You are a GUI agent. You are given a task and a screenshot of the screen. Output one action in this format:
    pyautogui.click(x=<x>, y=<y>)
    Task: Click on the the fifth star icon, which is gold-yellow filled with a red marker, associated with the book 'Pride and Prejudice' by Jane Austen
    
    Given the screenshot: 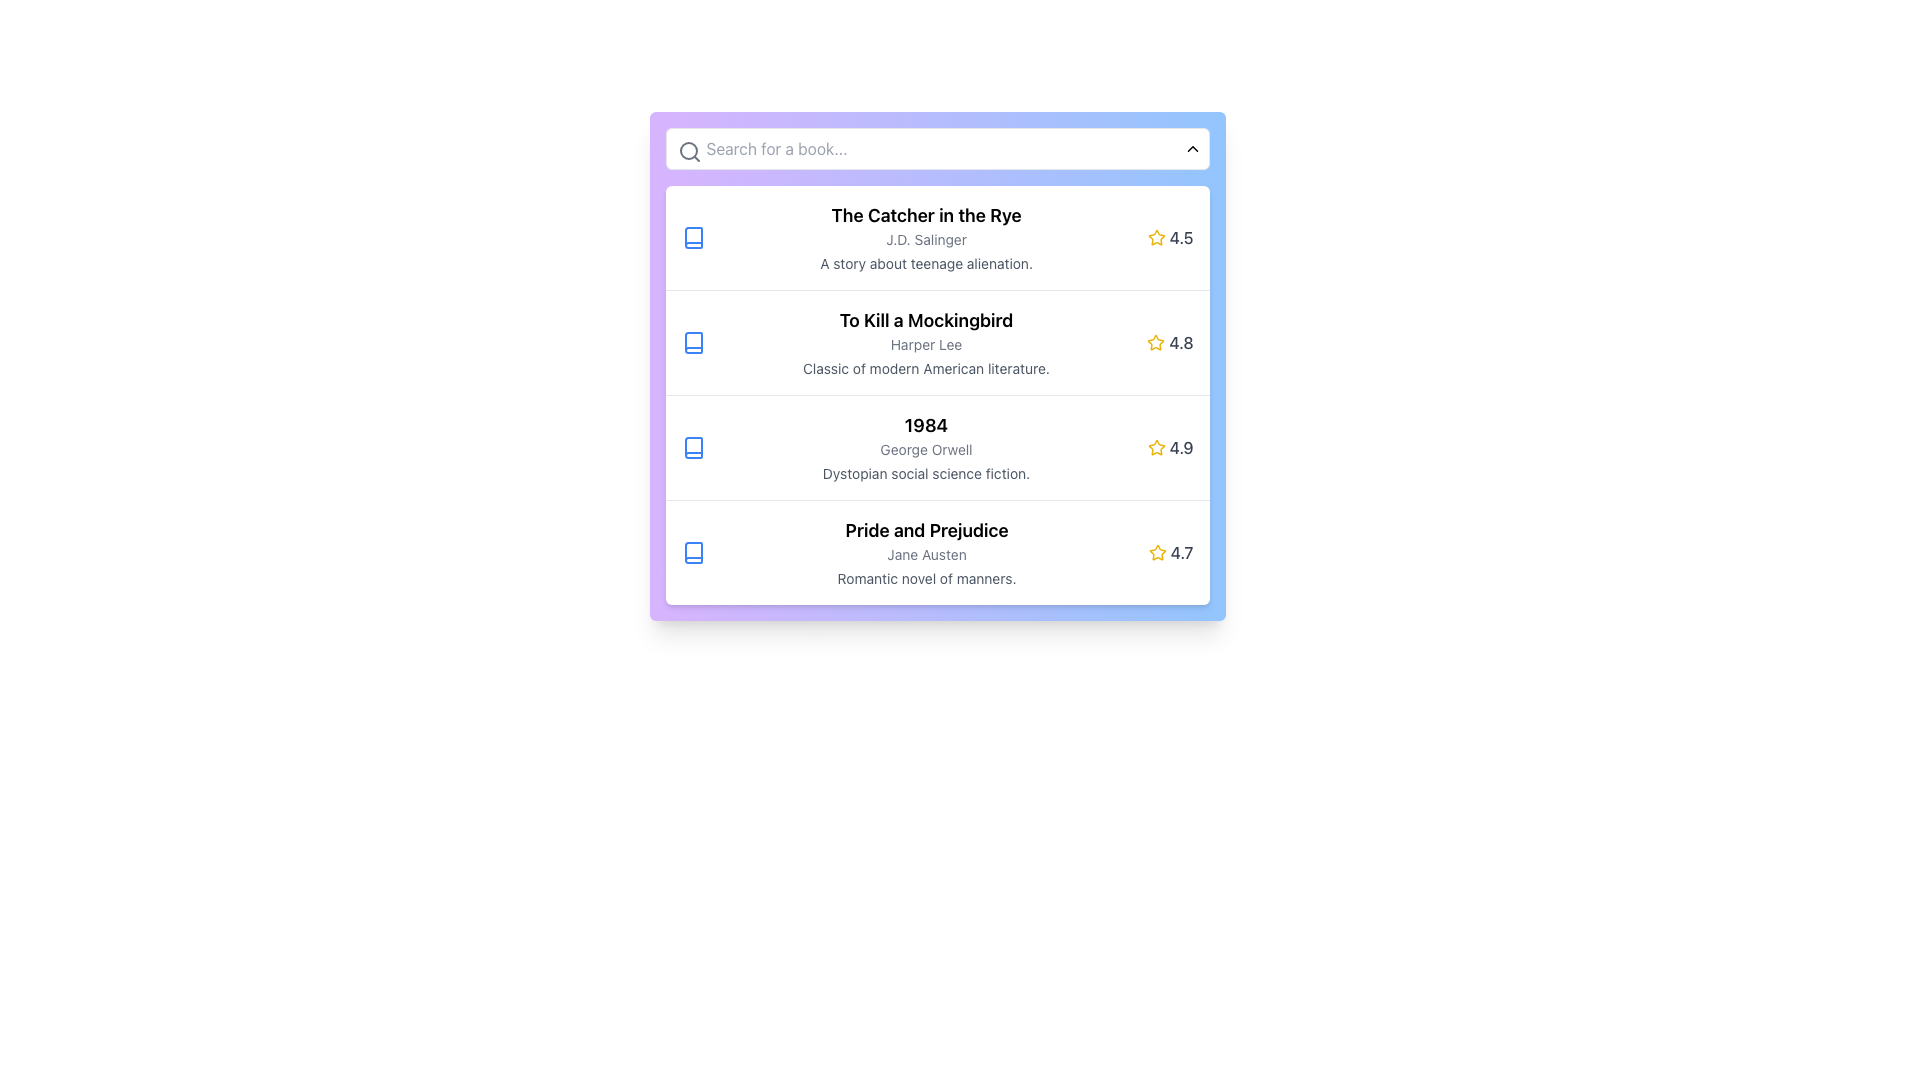 What is the action you would take?
    pyautogui.click(x=1157, y=552)
    